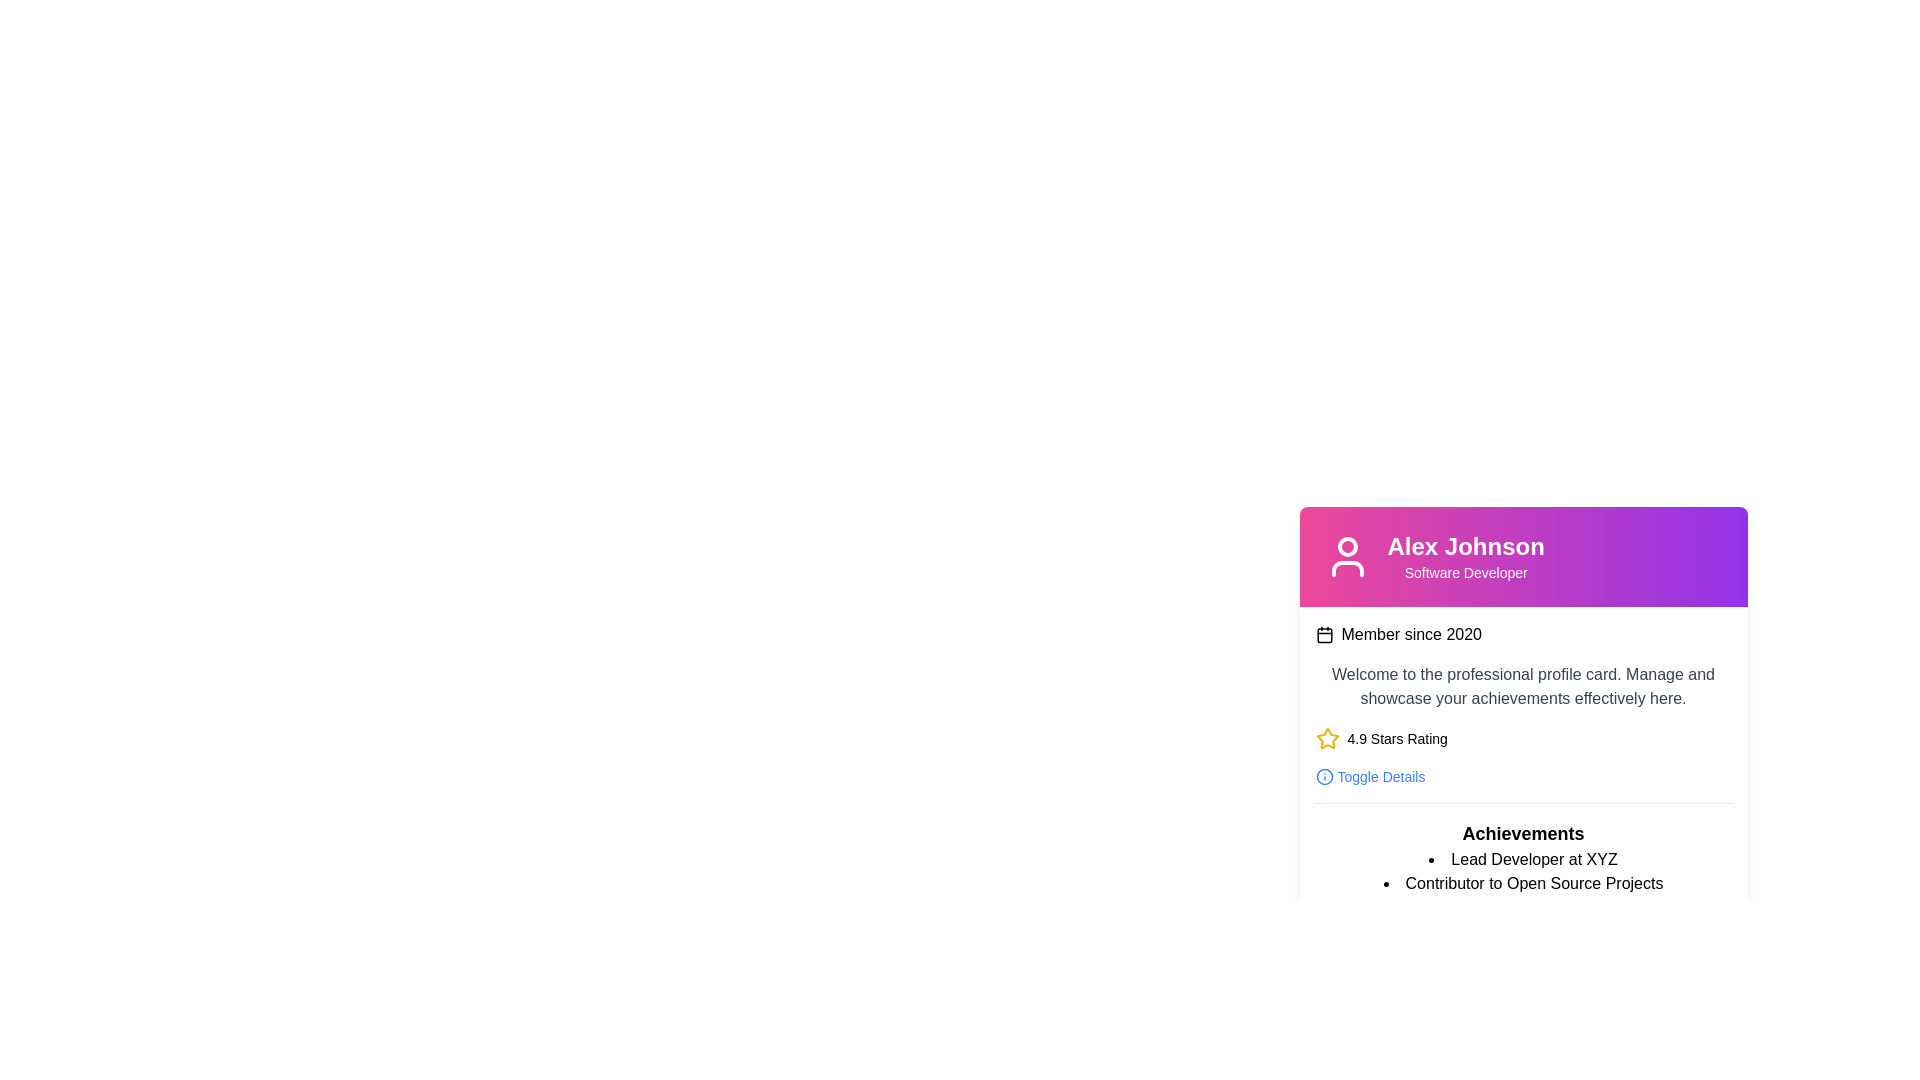 This screenshot has width=1920, height=1080. What do you see at coordinates (1522, 685) in the screenshot?
I see `the informational text block located centrally within the profile card section, positioned below the 'Member since 2020' text and above the '4.9 Stars Rating' component` at bounding box center [1522, 685].